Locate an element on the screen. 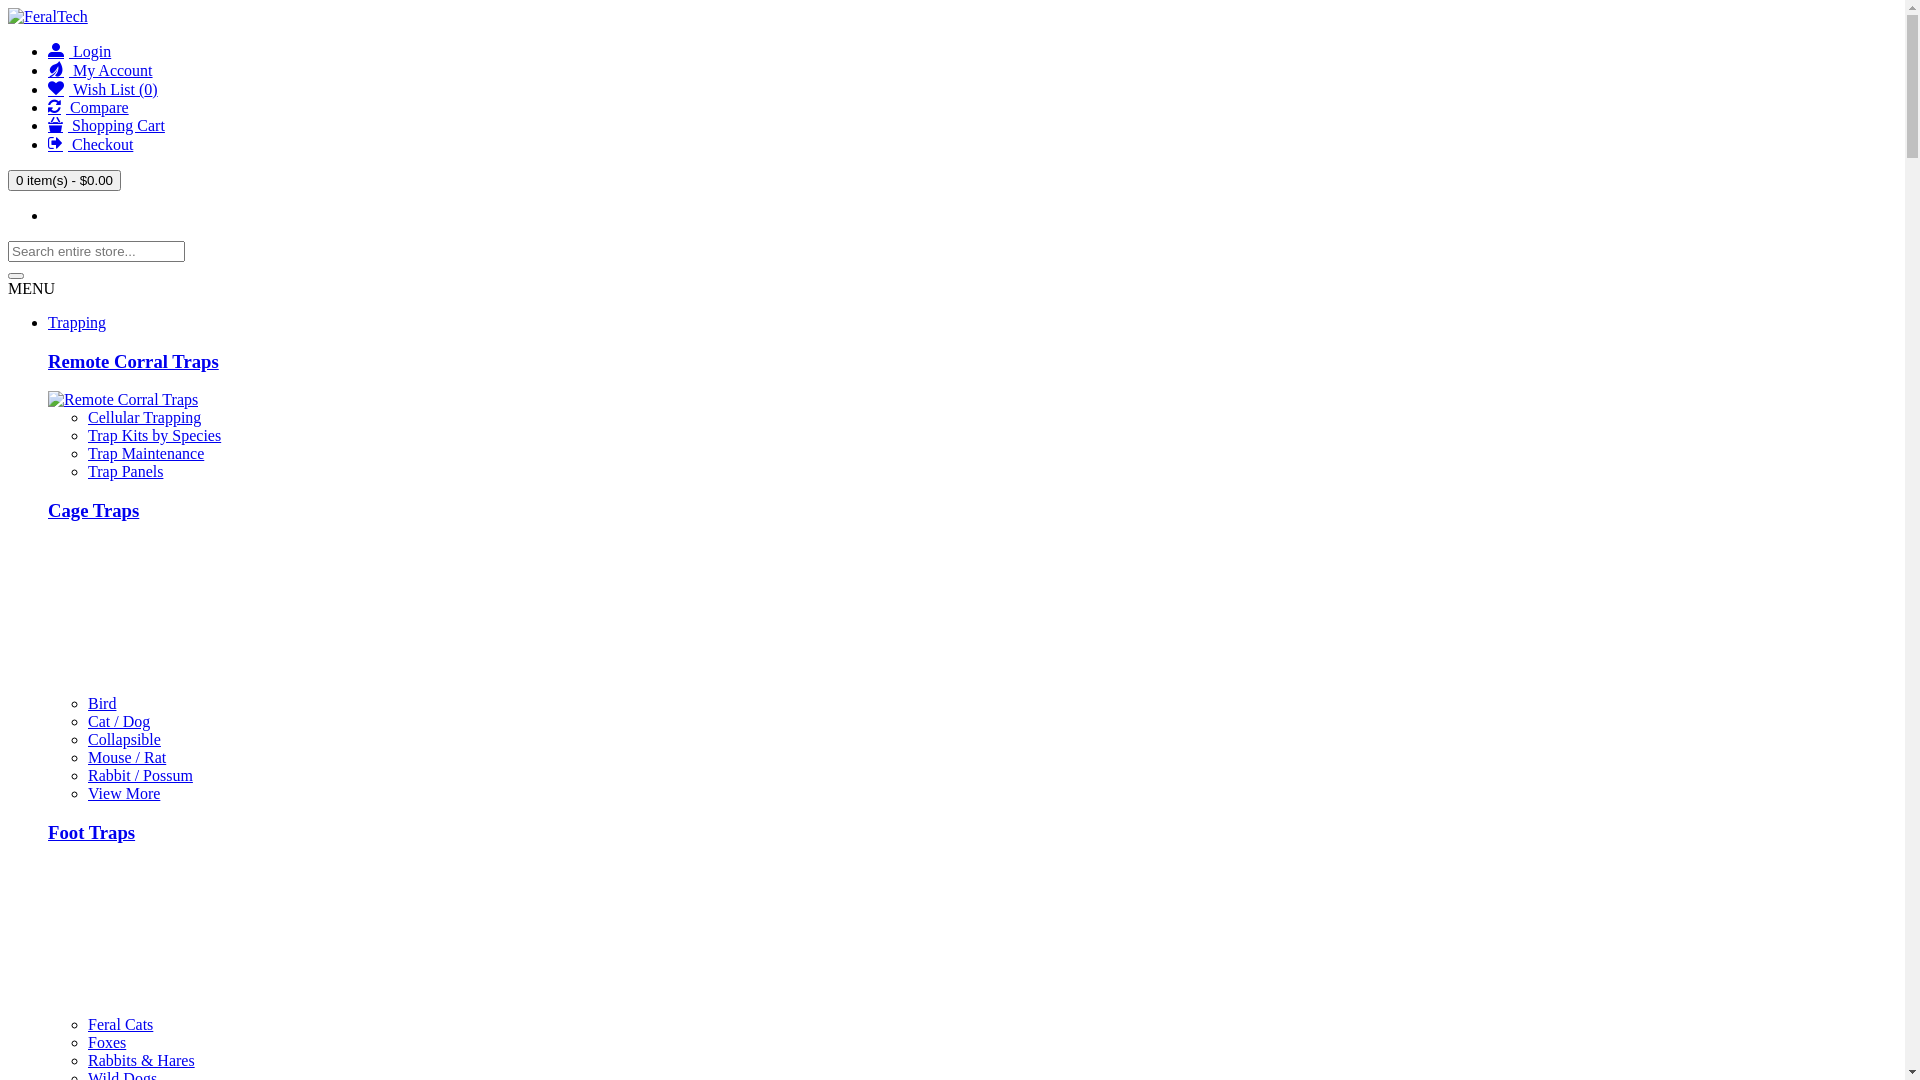  'Bird' is located at coordinates (100, 702).